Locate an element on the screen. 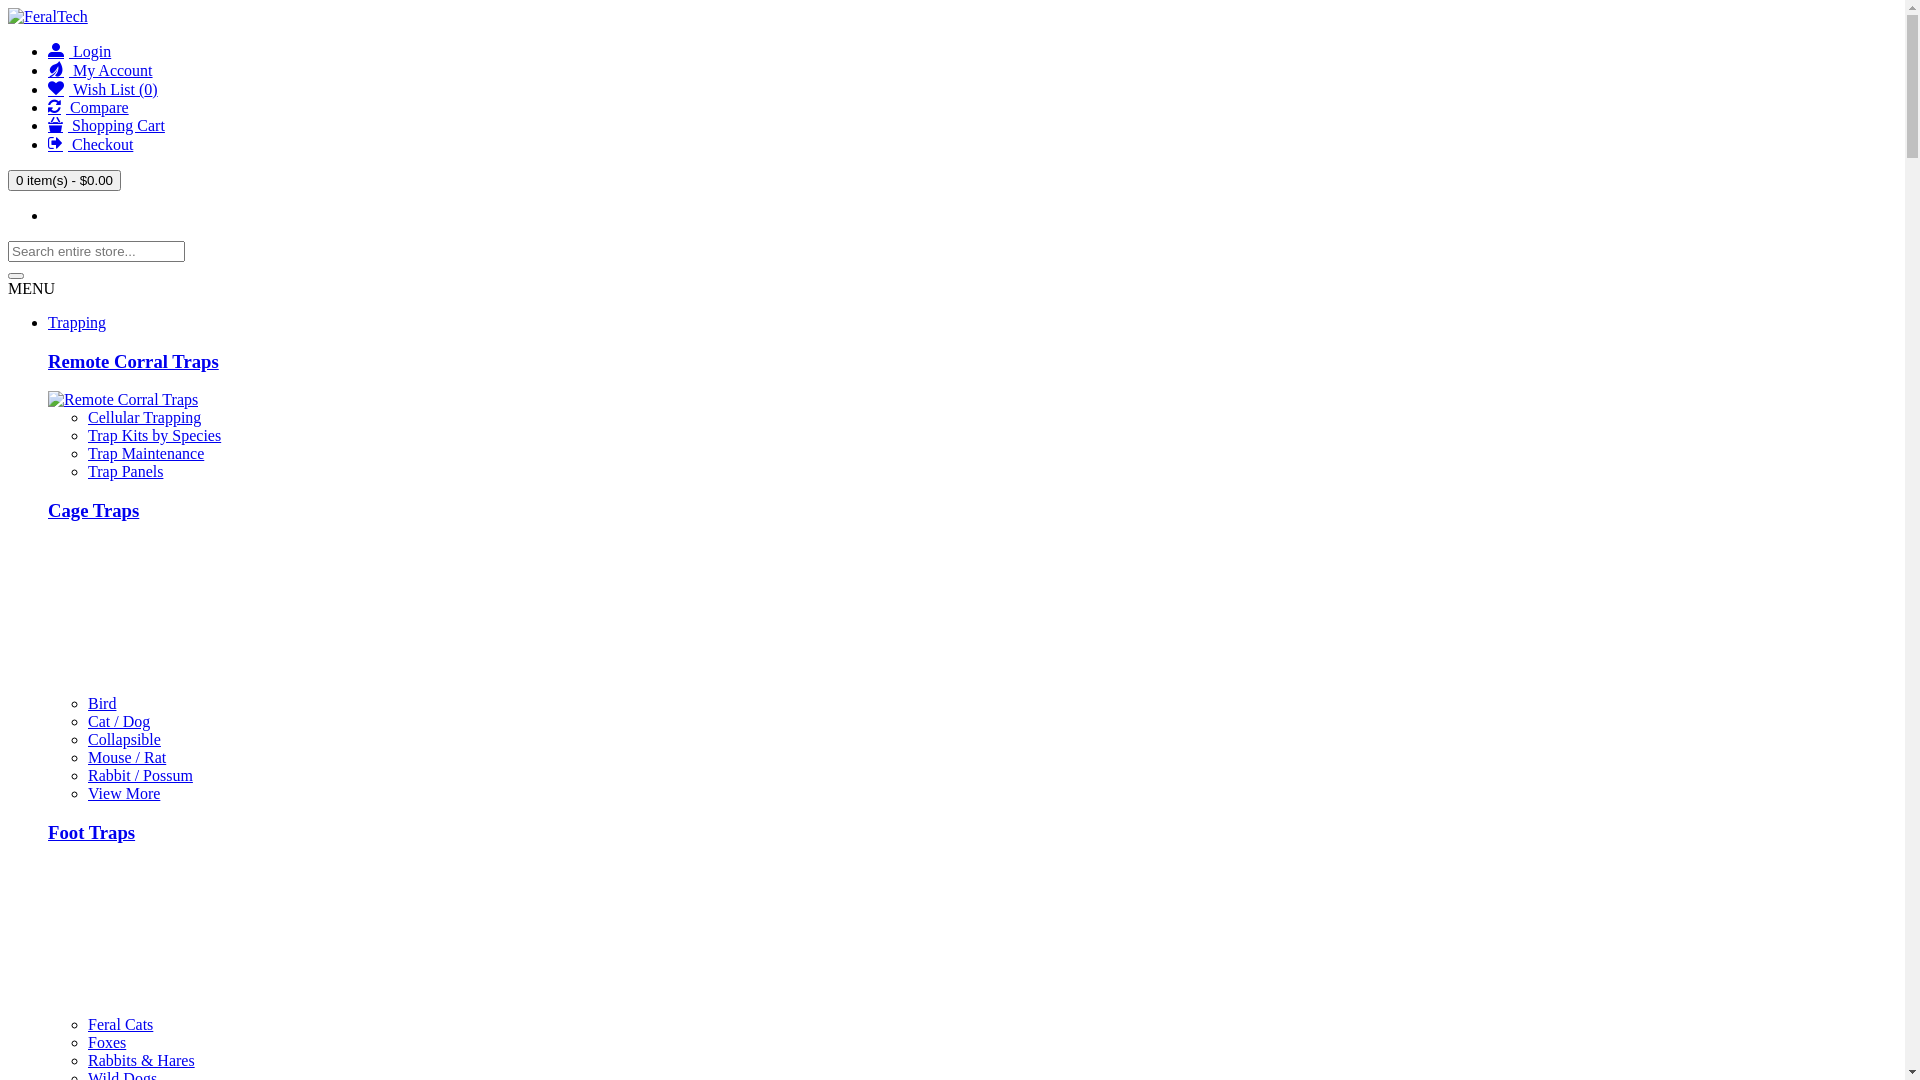  'Bird' is located at coordinates (100, 702).